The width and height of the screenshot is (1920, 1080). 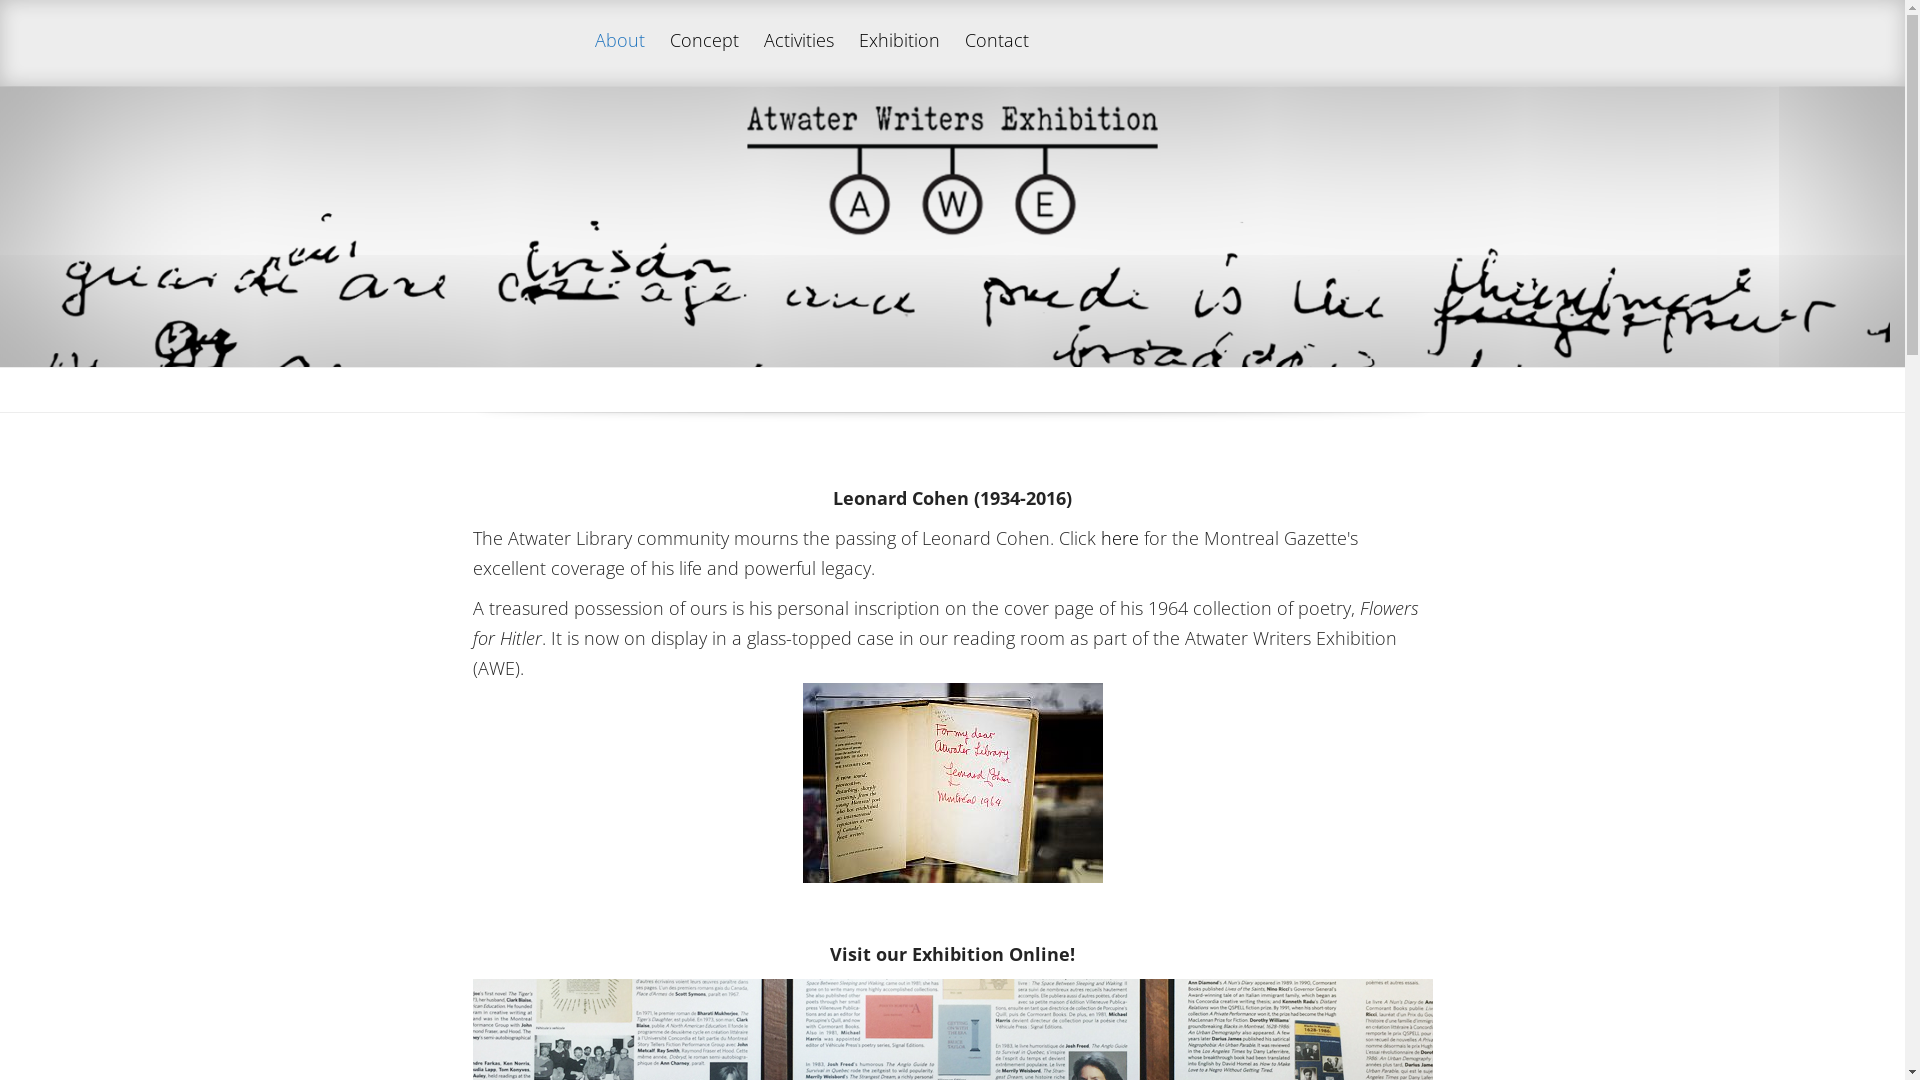 What do you see at coordinates (797, 57) in the screenshot?
I see `'Activities'` at bounding box center [797, 57].